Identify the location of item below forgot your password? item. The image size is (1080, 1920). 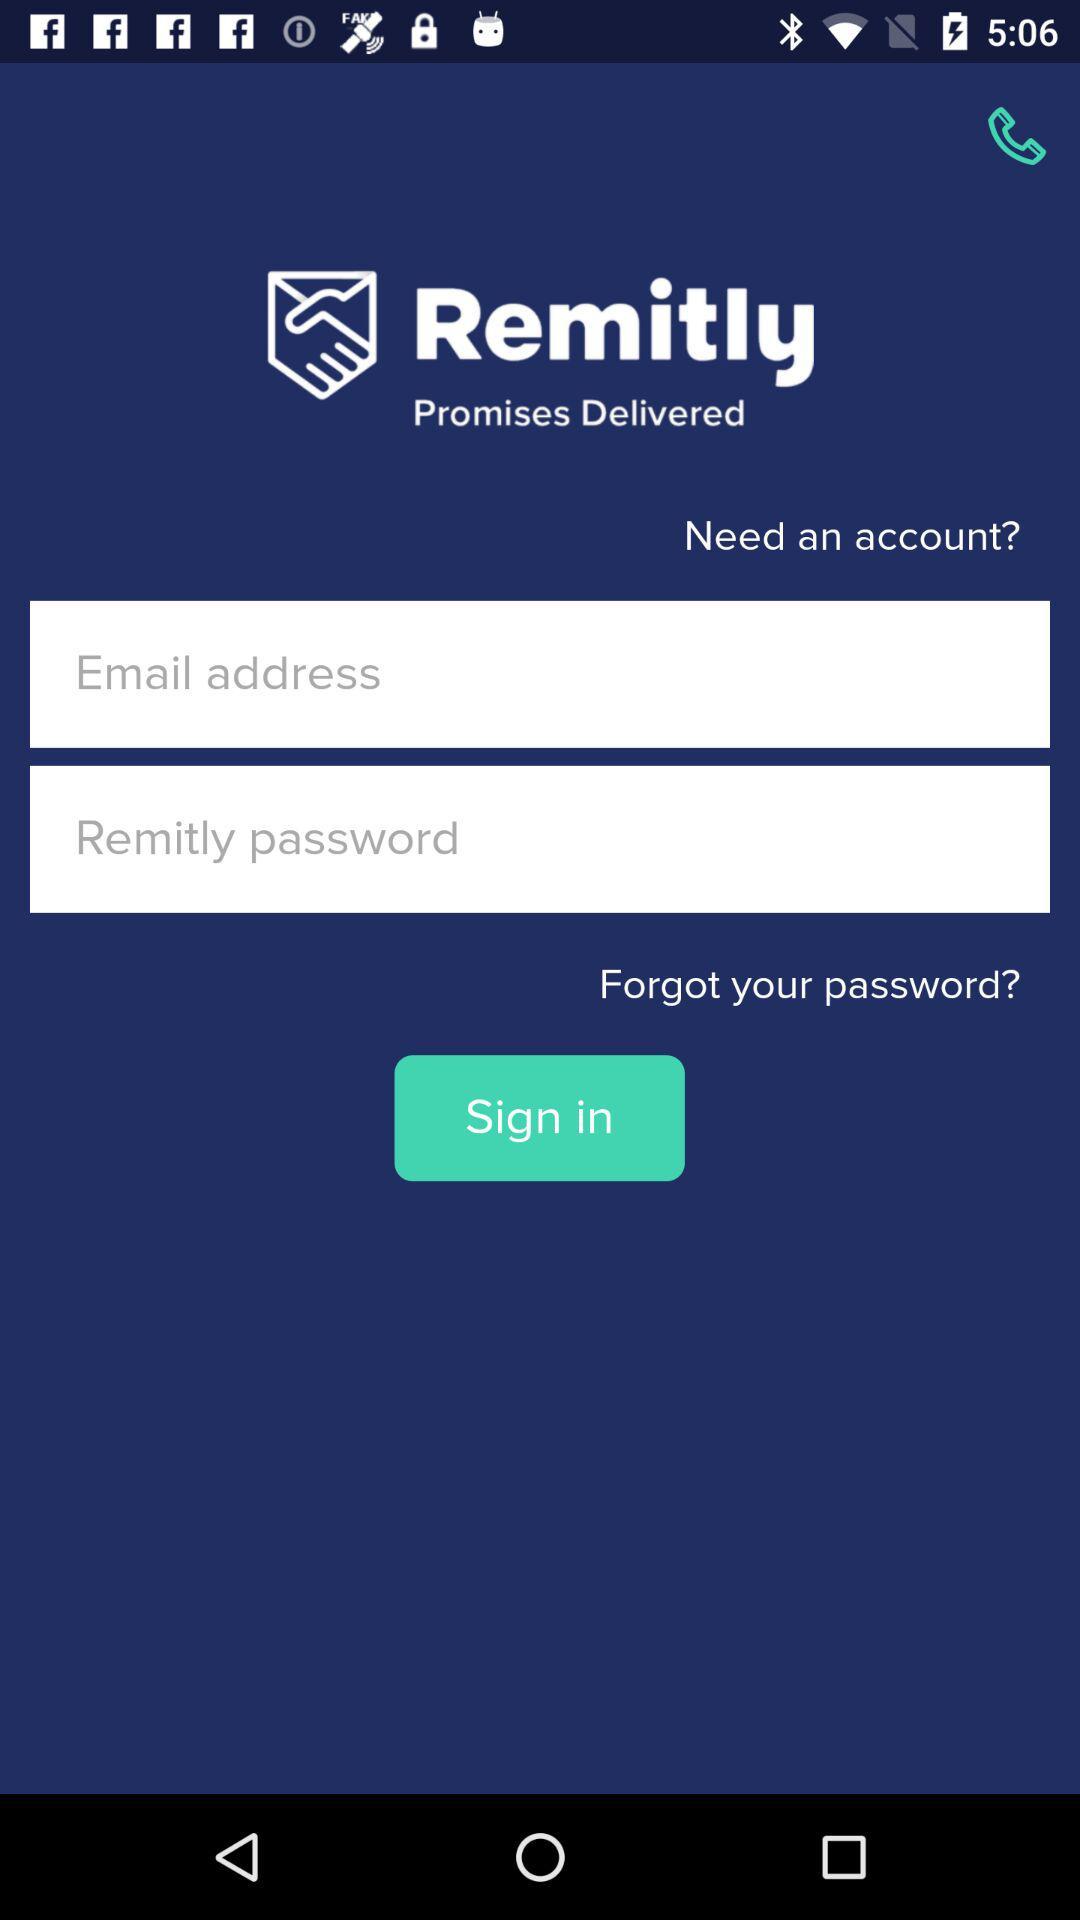
(538, 1117).